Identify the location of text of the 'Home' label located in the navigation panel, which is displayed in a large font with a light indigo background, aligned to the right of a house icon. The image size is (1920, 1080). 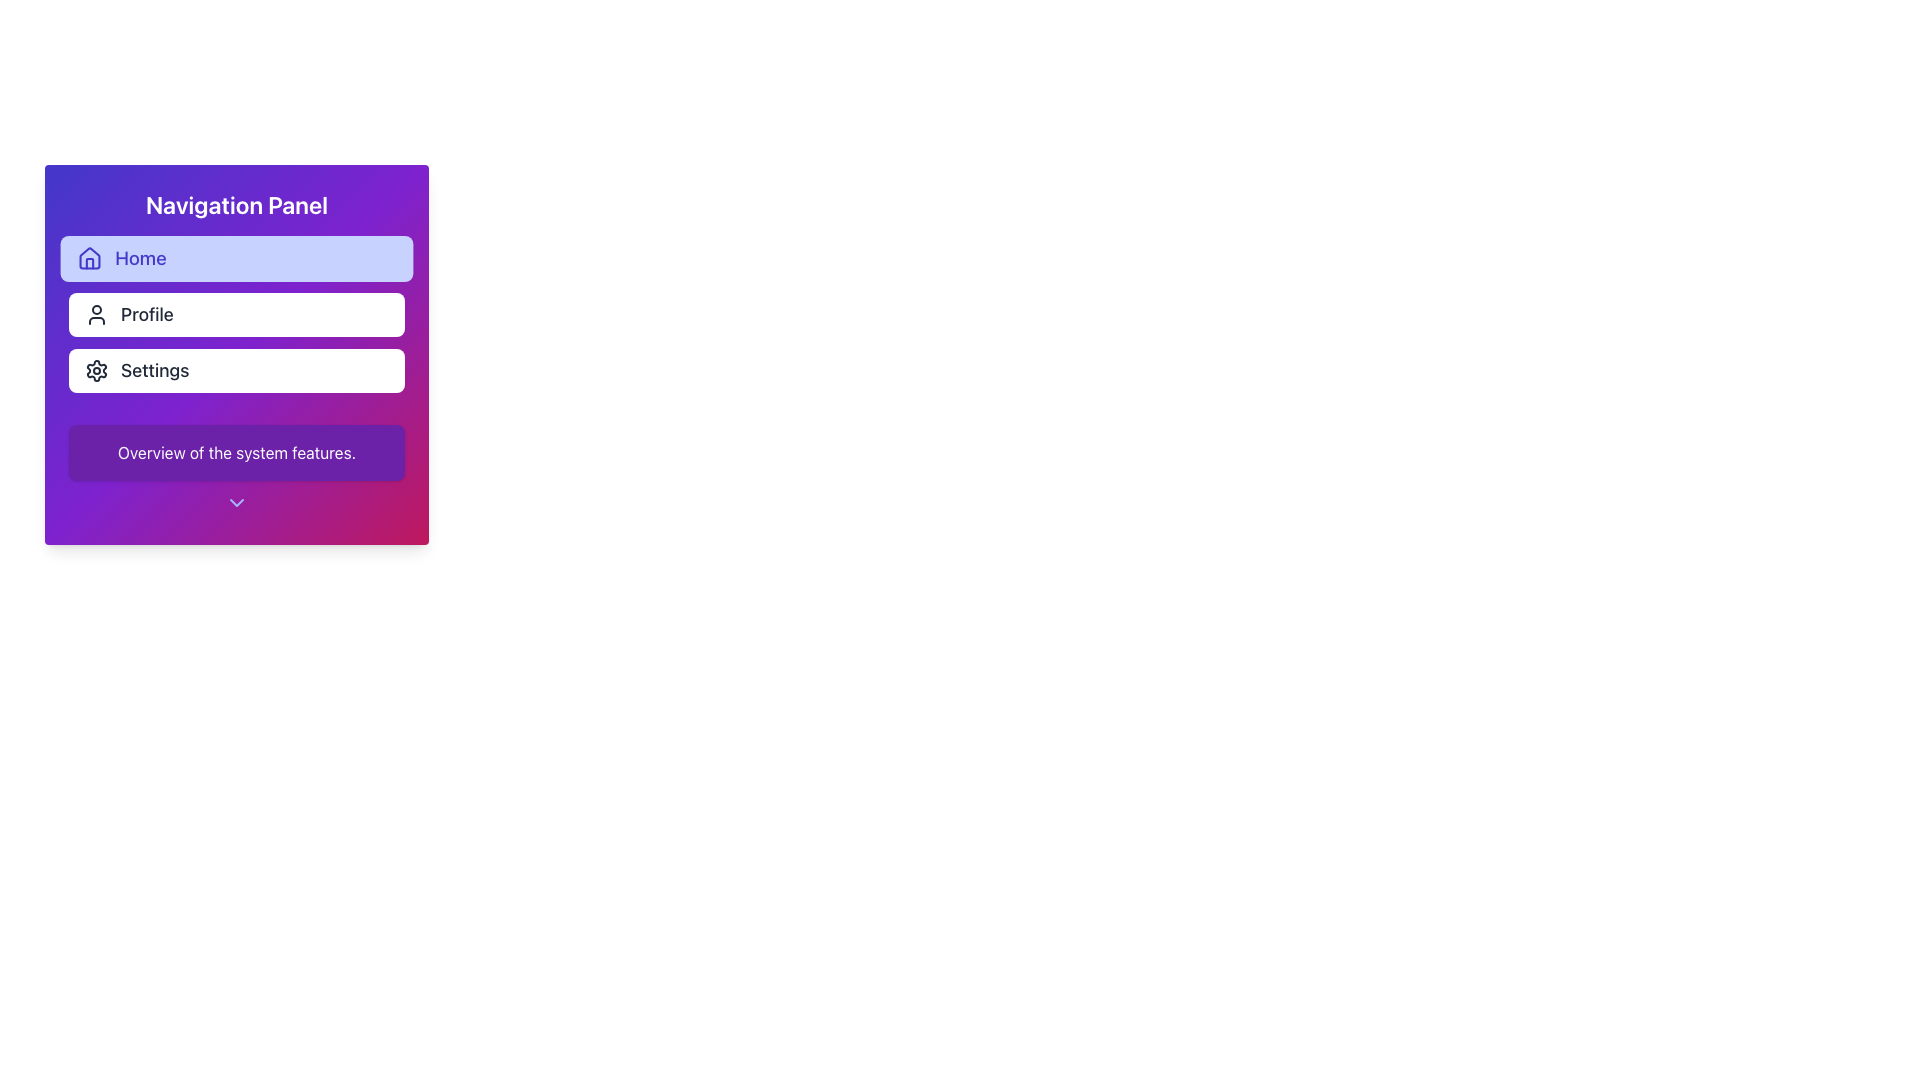
(139, 257).